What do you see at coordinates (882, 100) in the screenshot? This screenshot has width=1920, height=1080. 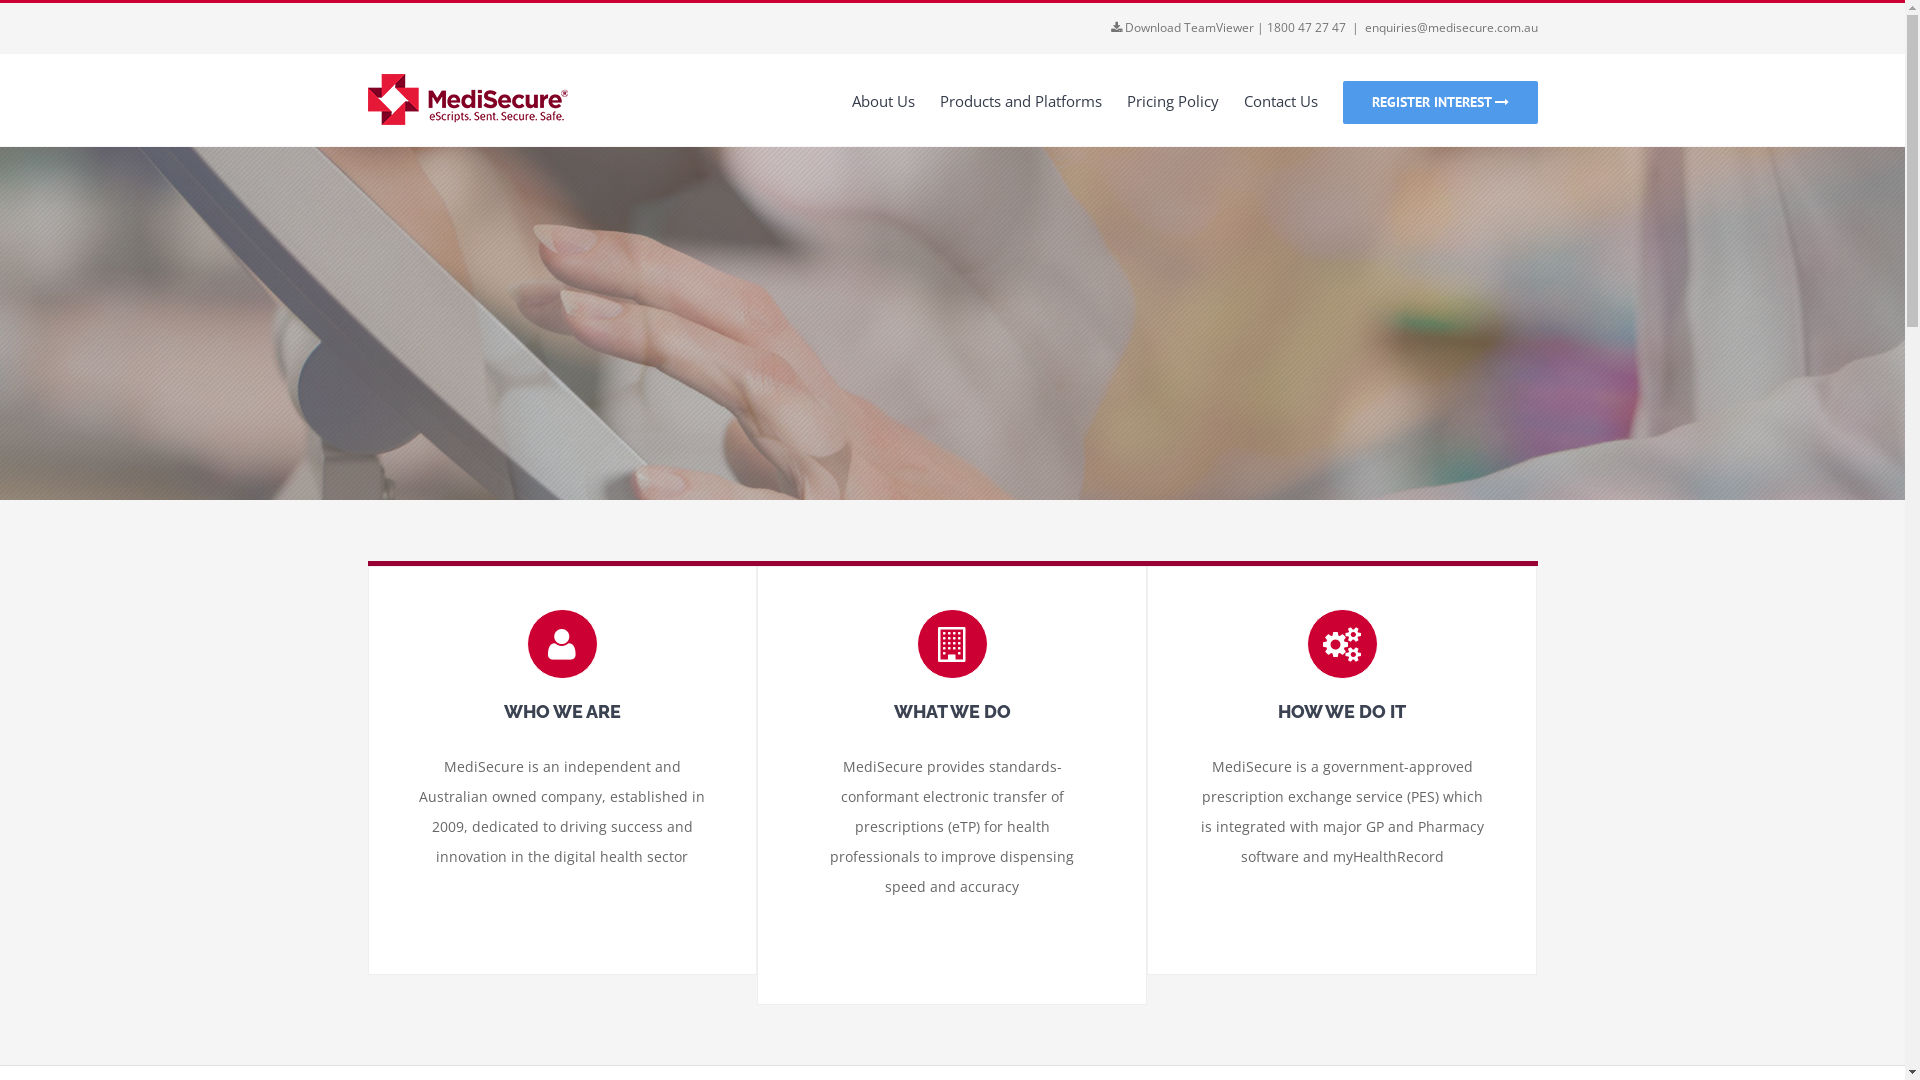 I see `'About Us'` at bounding box center [882, 100].